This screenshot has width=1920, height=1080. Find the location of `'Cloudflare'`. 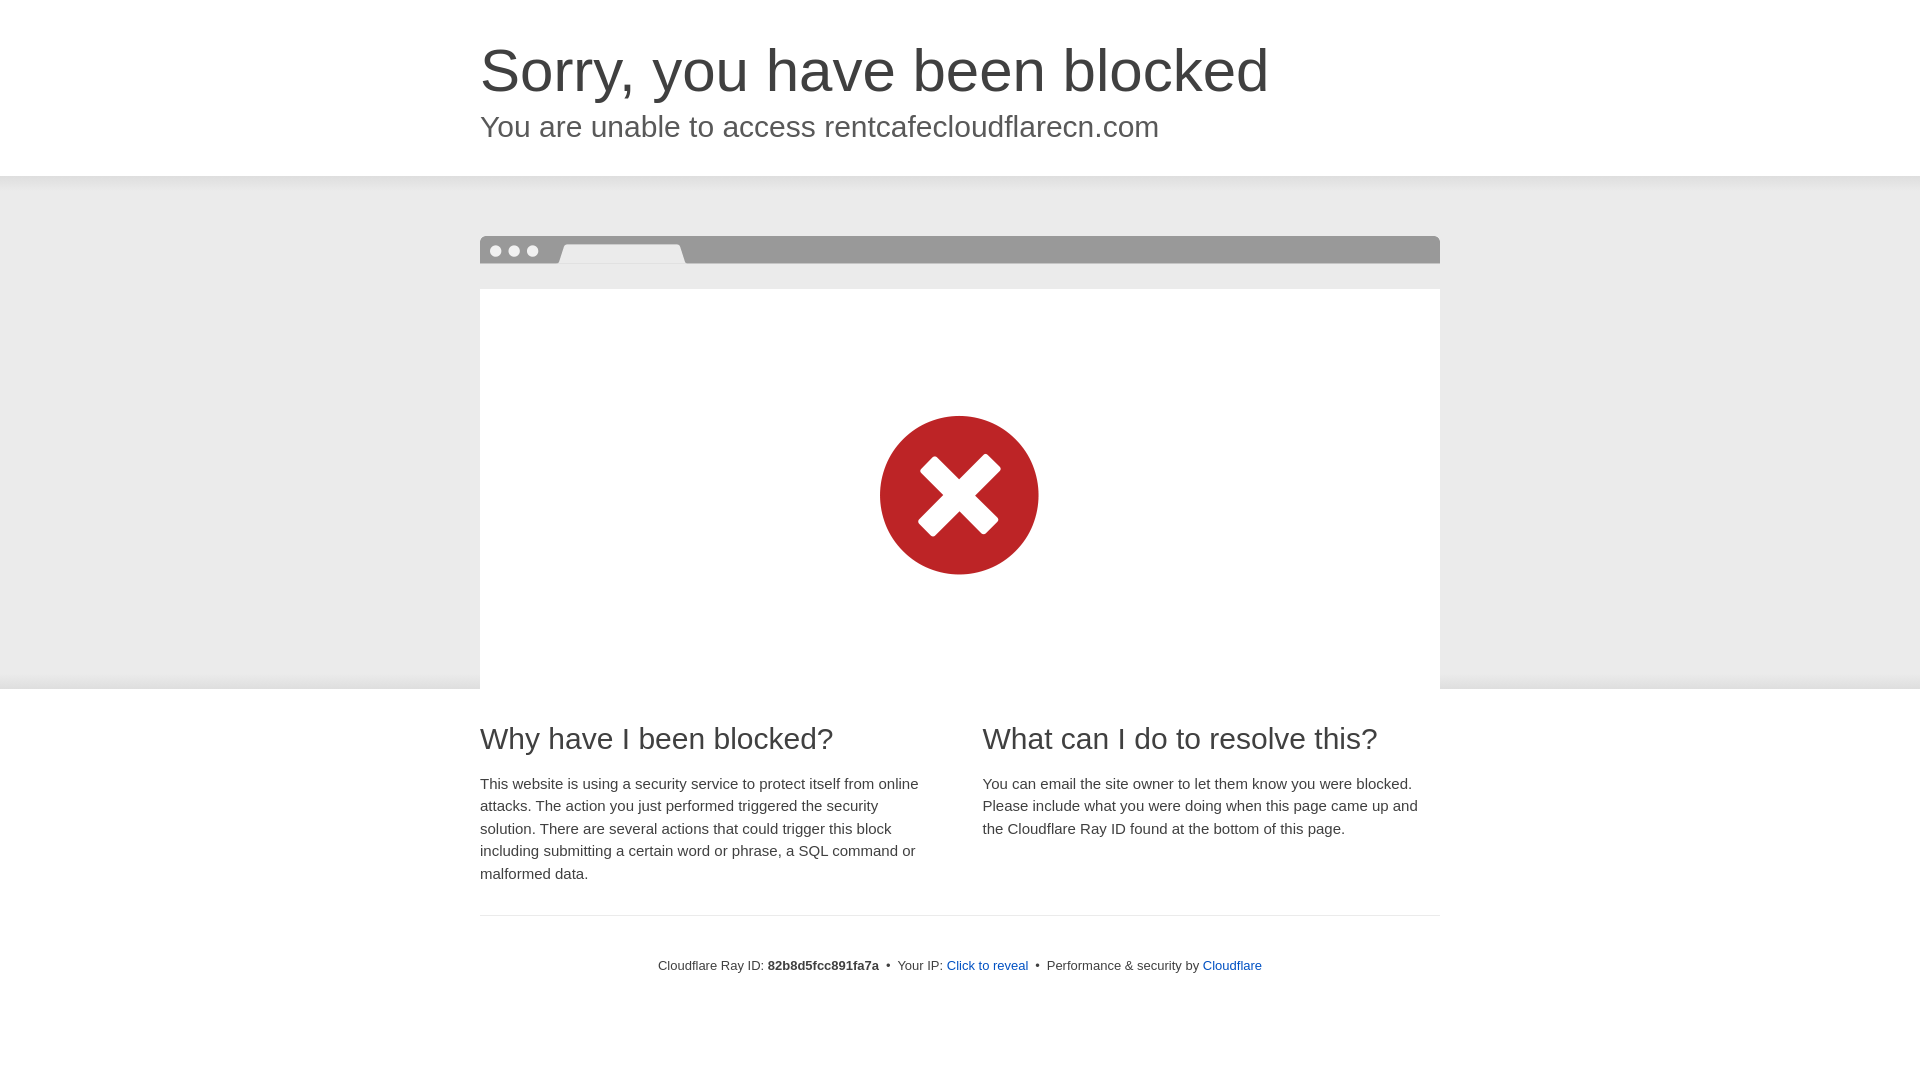

'Cloudflare' is located at coordinates (1231, 964).